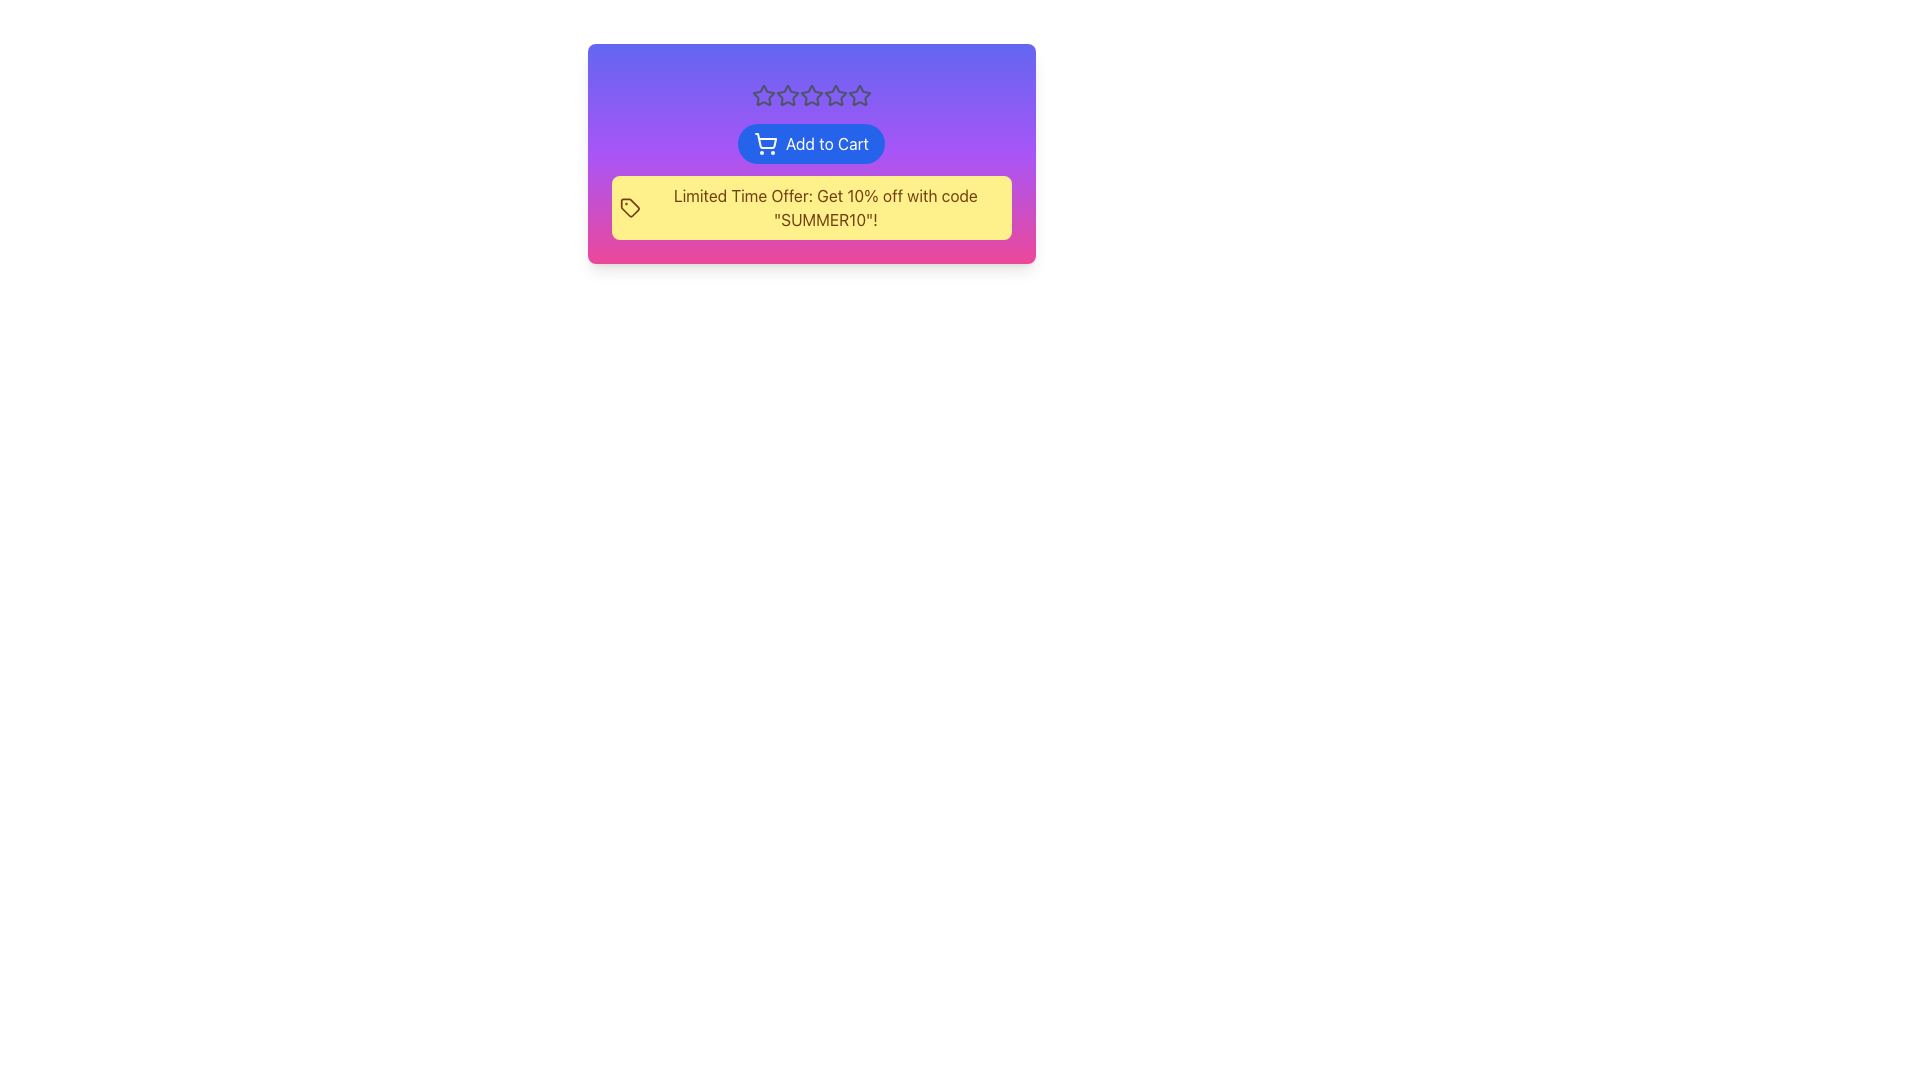 The height and width of the screenshot is (1080, 1920). What do you see at coordinates (811, 208) in the screenshot?
I see `the informational notification banner located below the 'Add to Cart' button, which highlights a special discount offer and promotional code` at bounding box center [811, 208].